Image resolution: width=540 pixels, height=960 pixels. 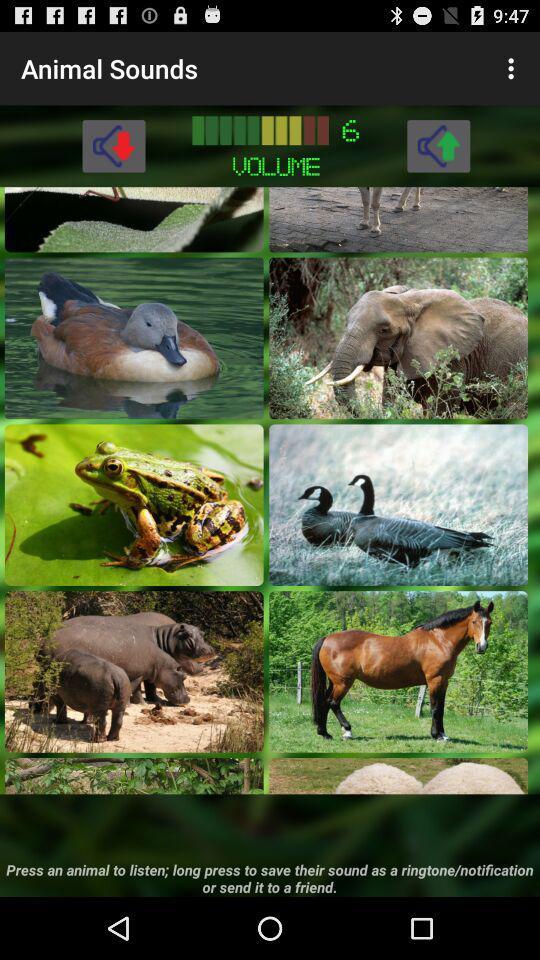 I want to click on frog picture, so click(x=134, y=503).